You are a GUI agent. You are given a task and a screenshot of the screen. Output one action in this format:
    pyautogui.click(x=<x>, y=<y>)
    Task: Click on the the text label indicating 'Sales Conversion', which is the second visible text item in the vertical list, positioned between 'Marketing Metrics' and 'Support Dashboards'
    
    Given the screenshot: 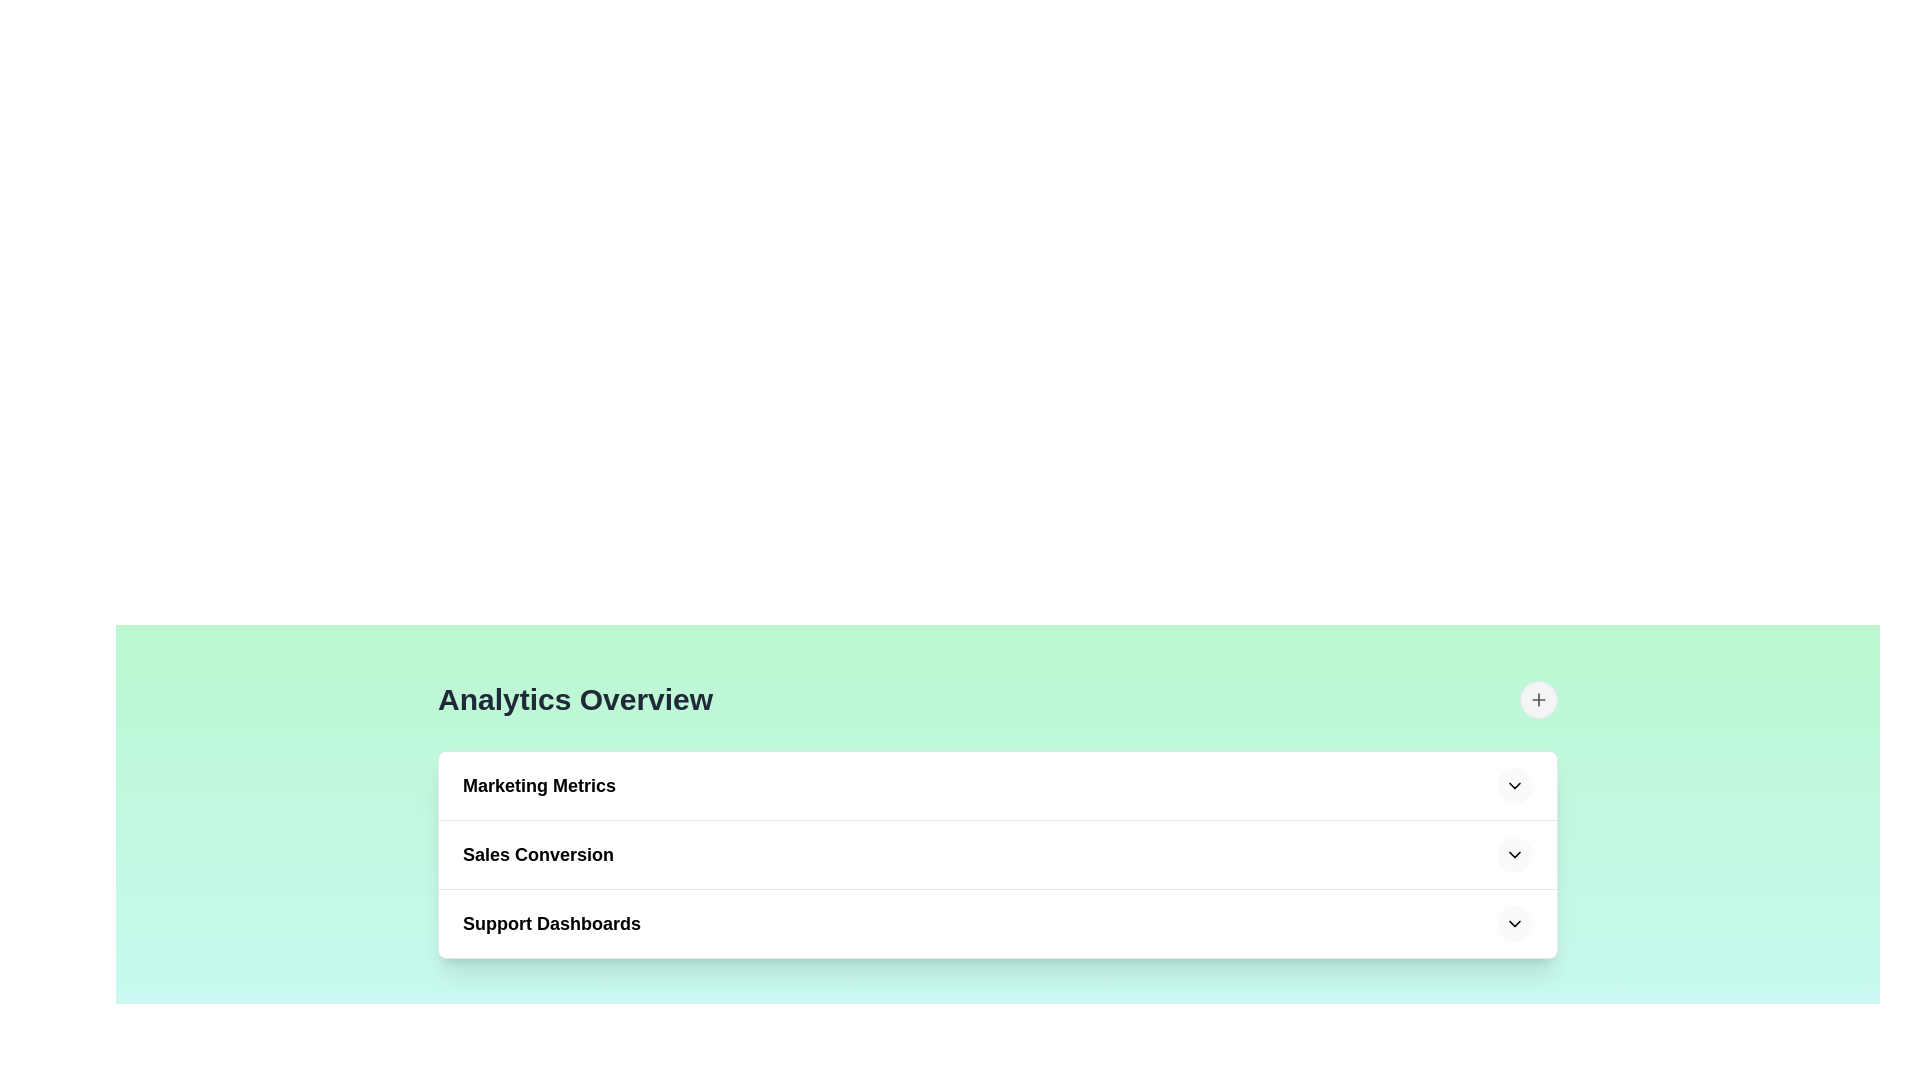 What is the action you would take?
    pyautogui.click(x=538, y=855)
    